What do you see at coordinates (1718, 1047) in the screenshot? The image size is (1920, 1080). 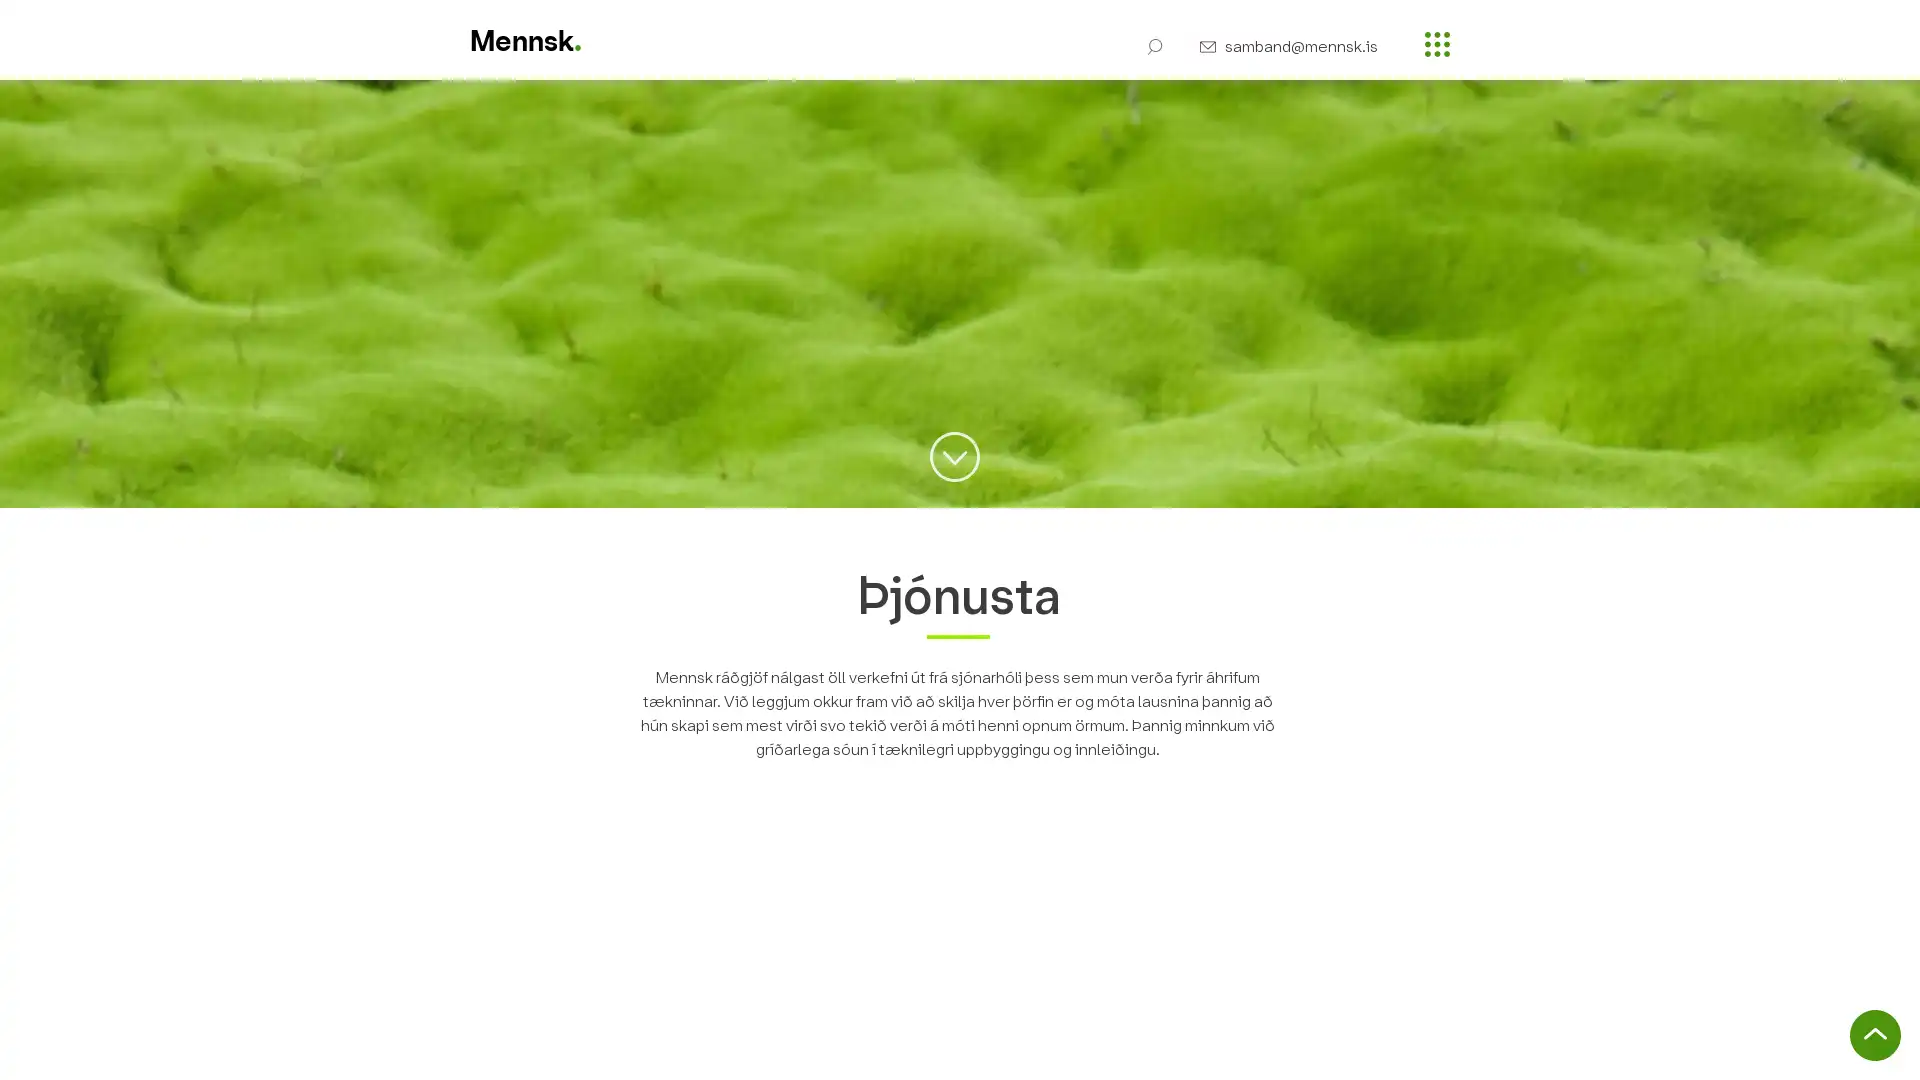 I see `Nei, takk` at bounding box center [1718, 1047].